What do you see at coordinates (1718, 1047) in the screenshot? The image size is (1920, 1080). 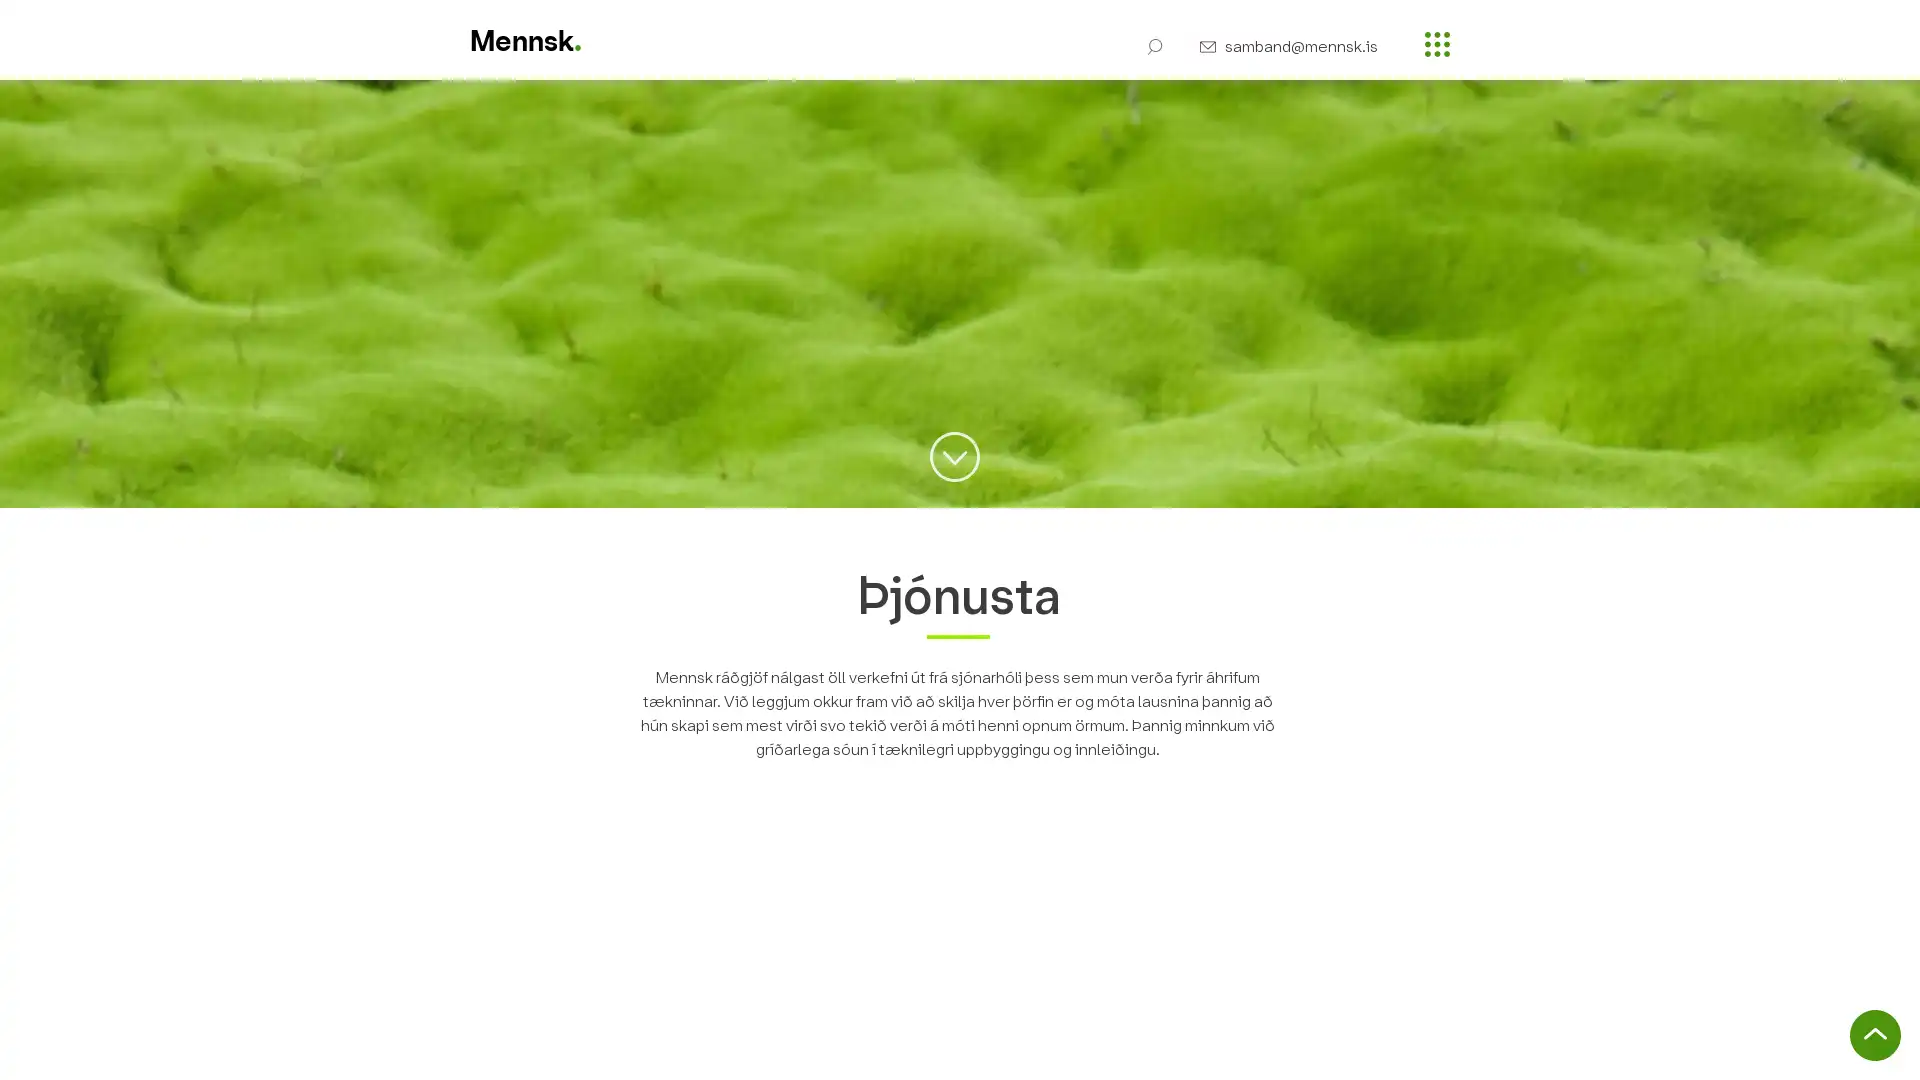 I see `Nei, takk` at bounding box center [1718, 1047].